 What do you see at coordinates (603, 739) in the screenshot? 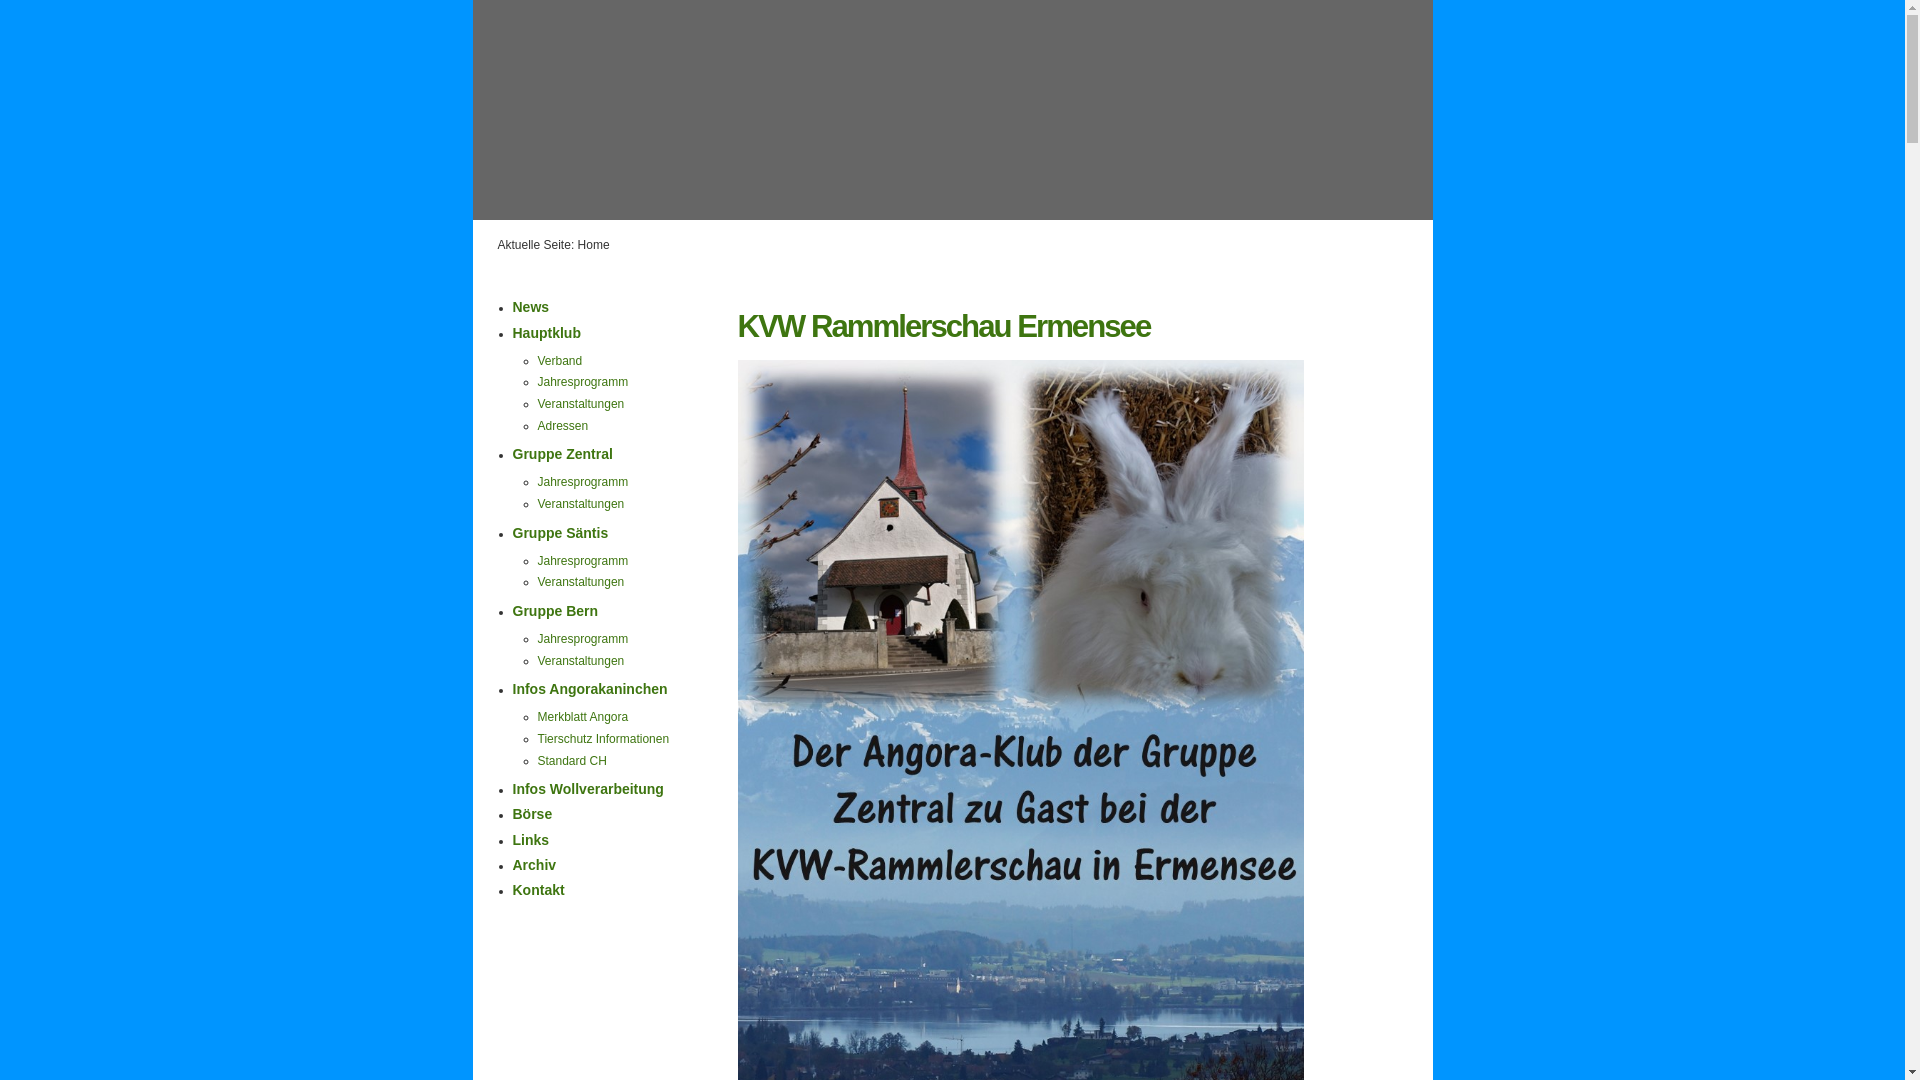
I see `'Tierschutz Informationen'` at bounding box center [603, 739].